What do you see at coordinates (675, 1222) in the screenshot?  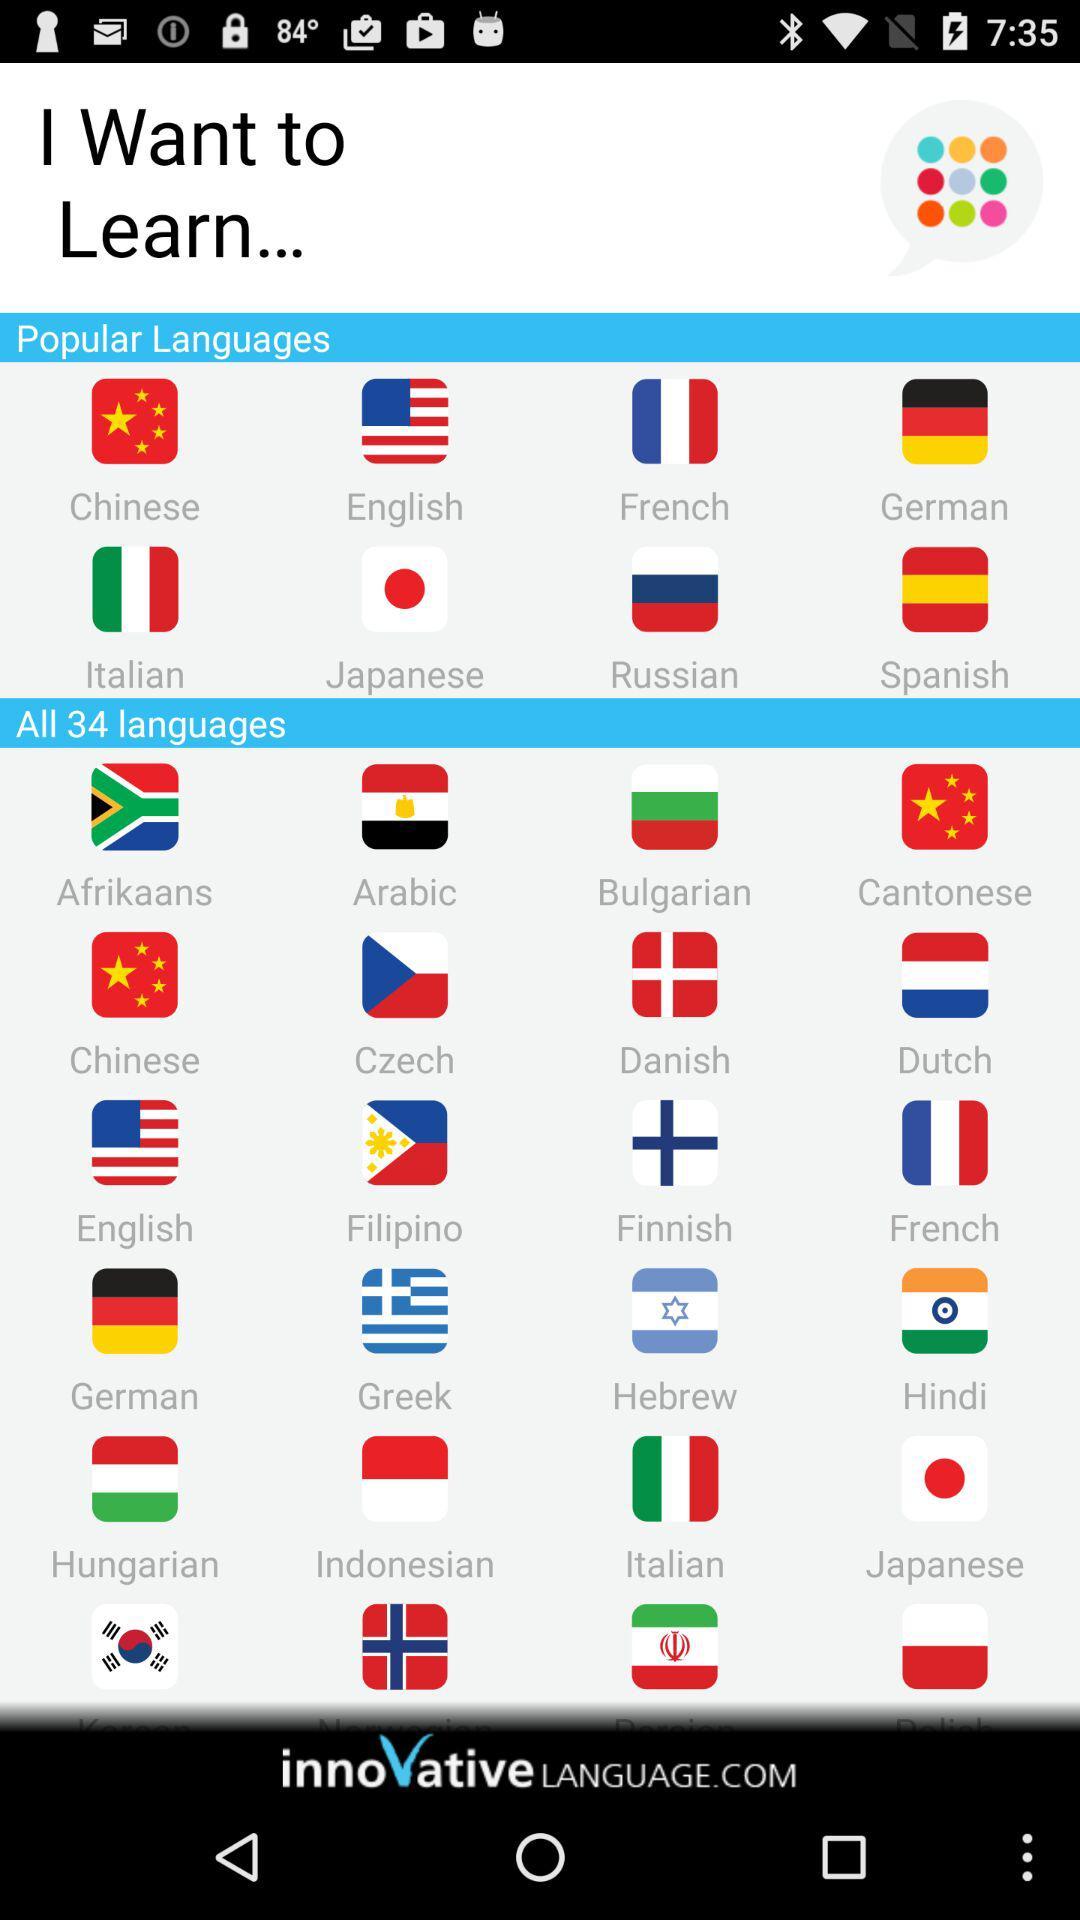 I see `the add icon` at bounding box center [675, 1222].